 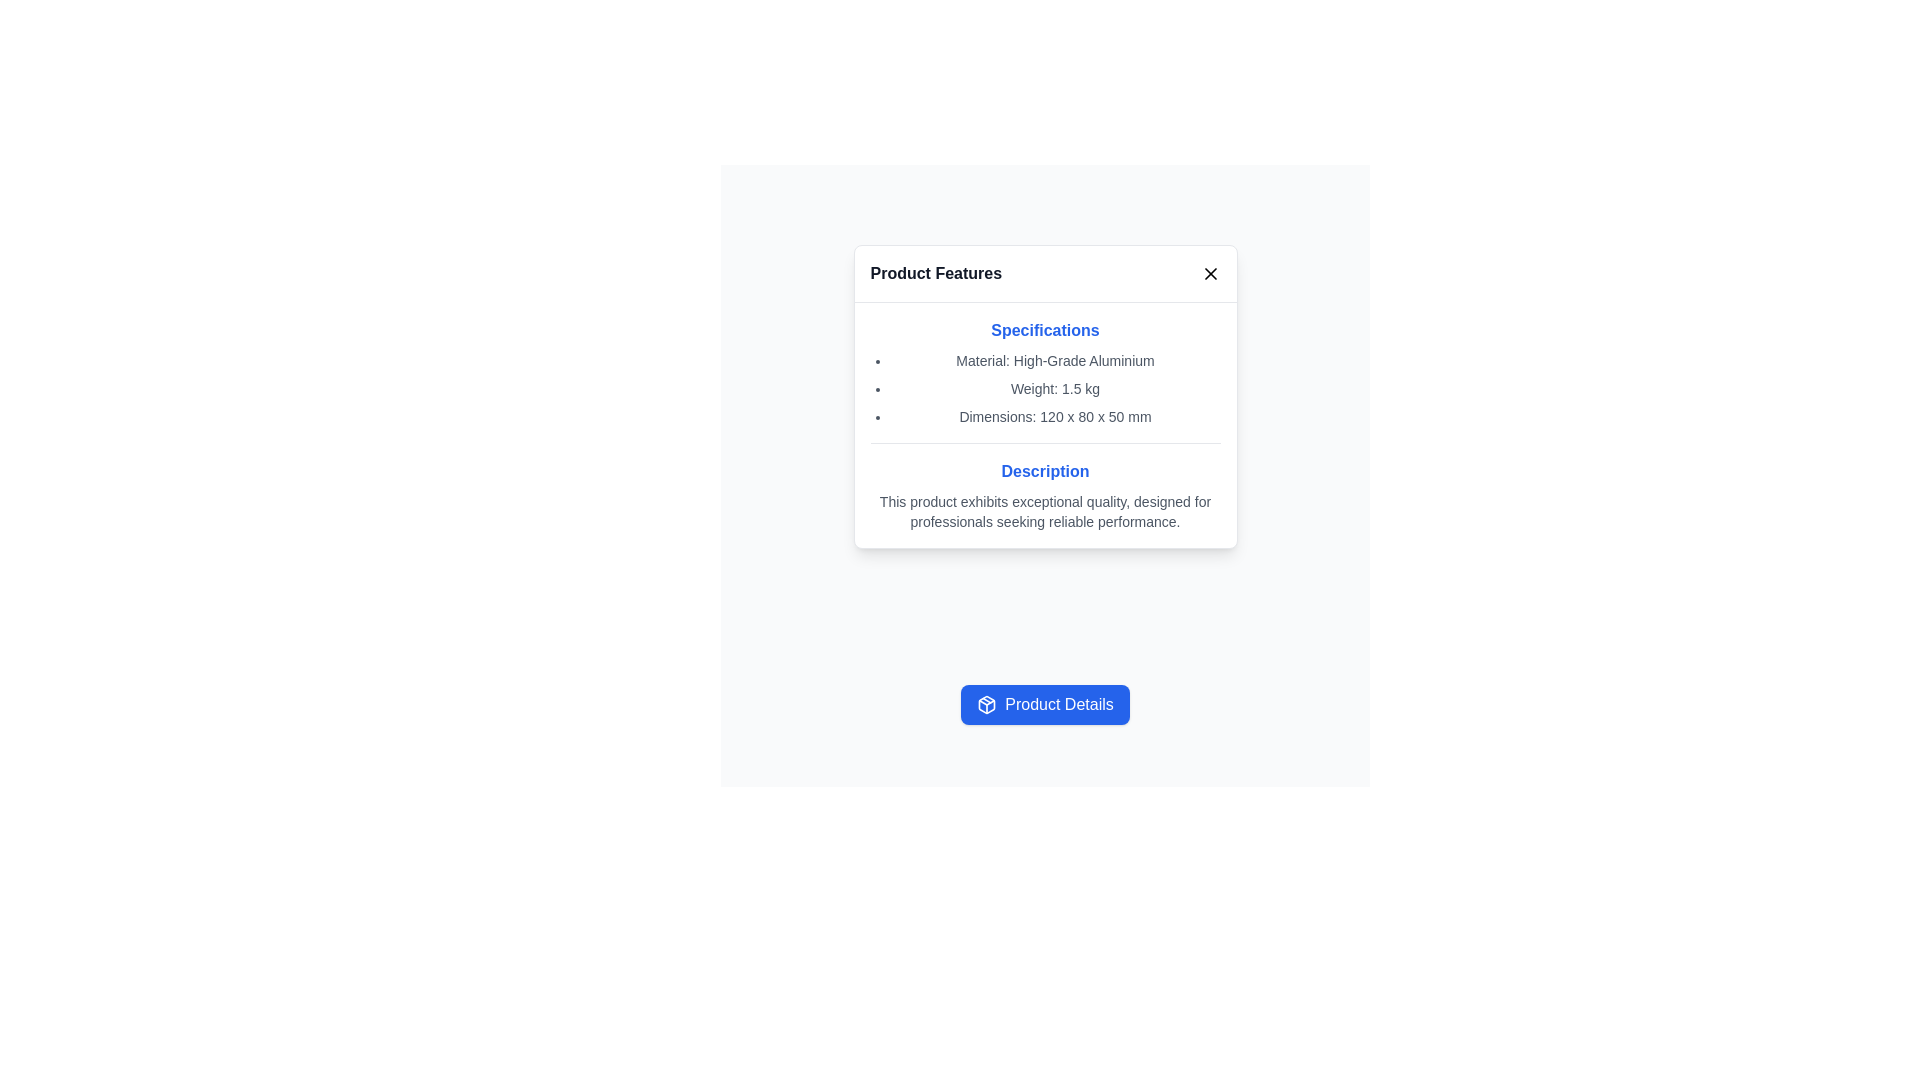 I want to click on the Informational Text Block labeled 'Specifications' which displays product details in a bold blue font at the top and smaller gray font bullet points below, so click(x=1044, y=381).